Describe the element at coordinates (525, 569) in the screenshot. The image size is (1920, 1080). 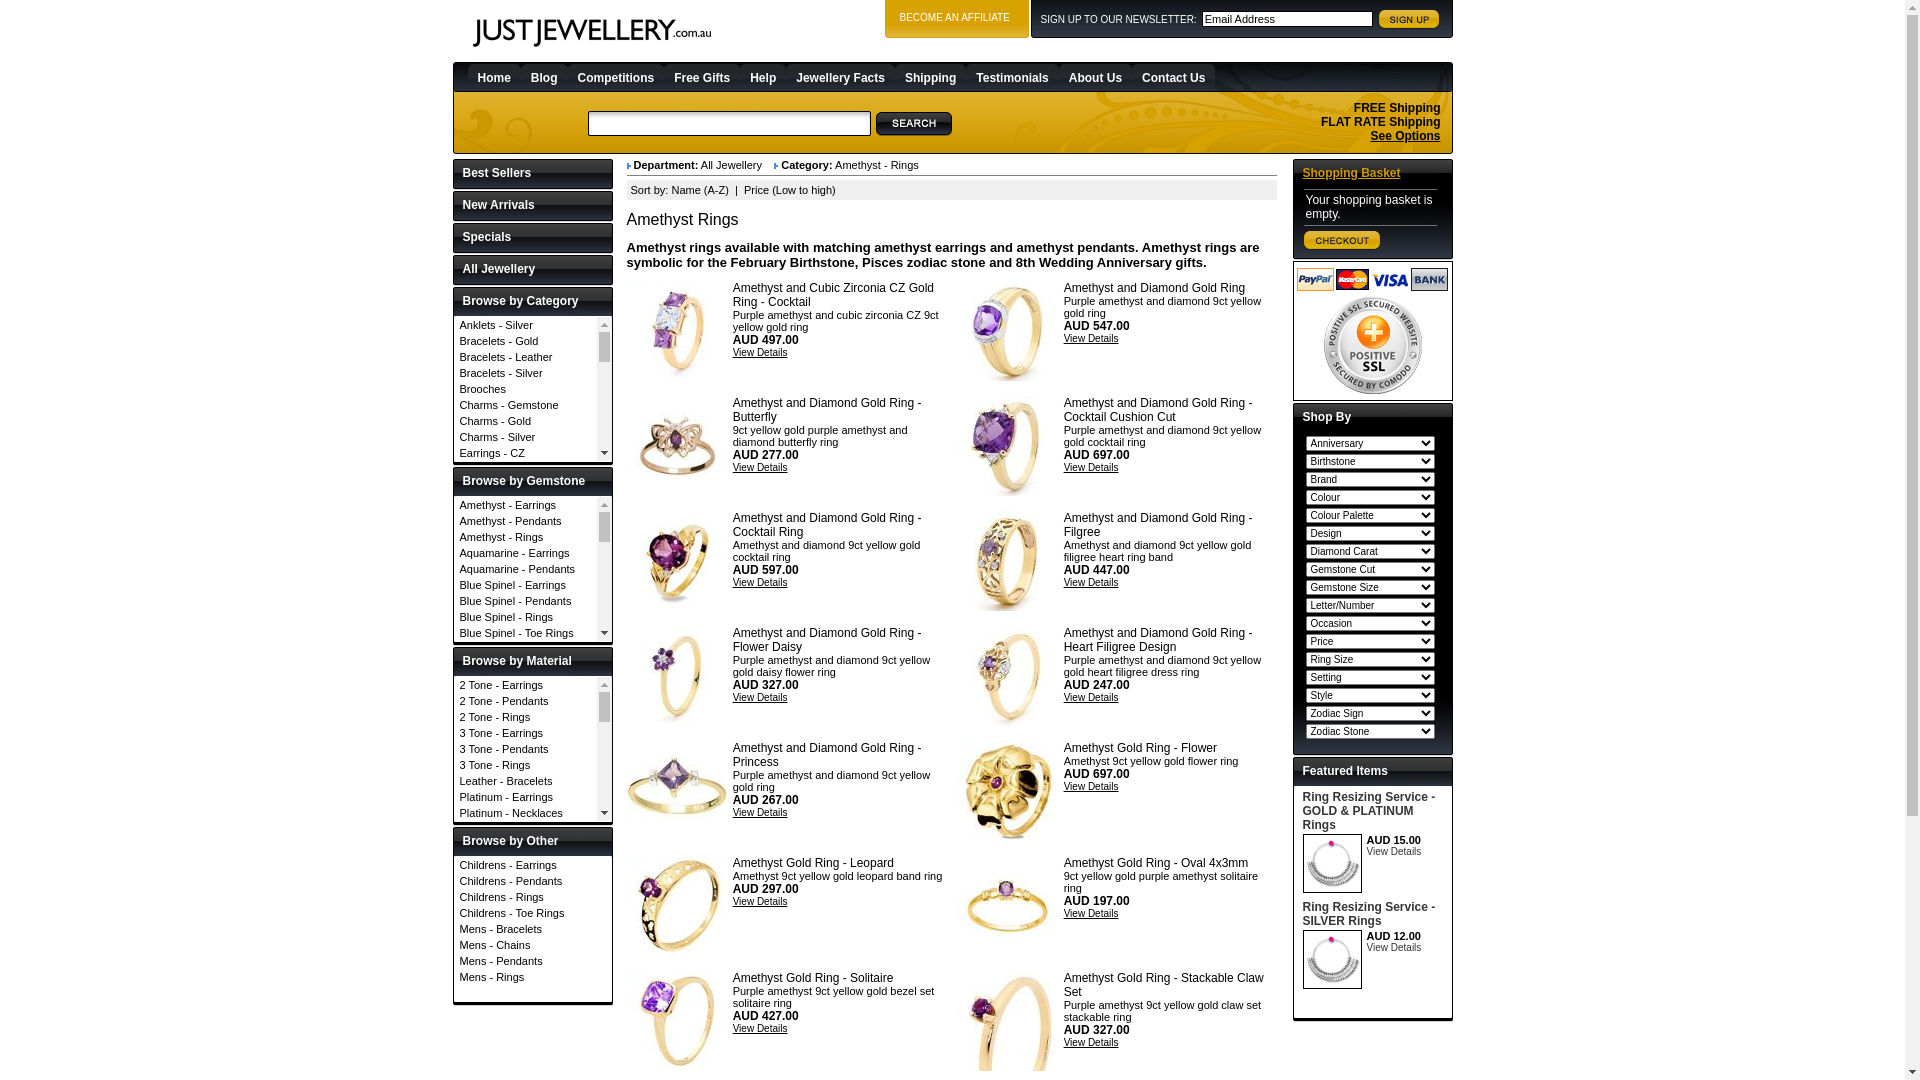
I see `'Aquamarine - Pendants'` at that location.